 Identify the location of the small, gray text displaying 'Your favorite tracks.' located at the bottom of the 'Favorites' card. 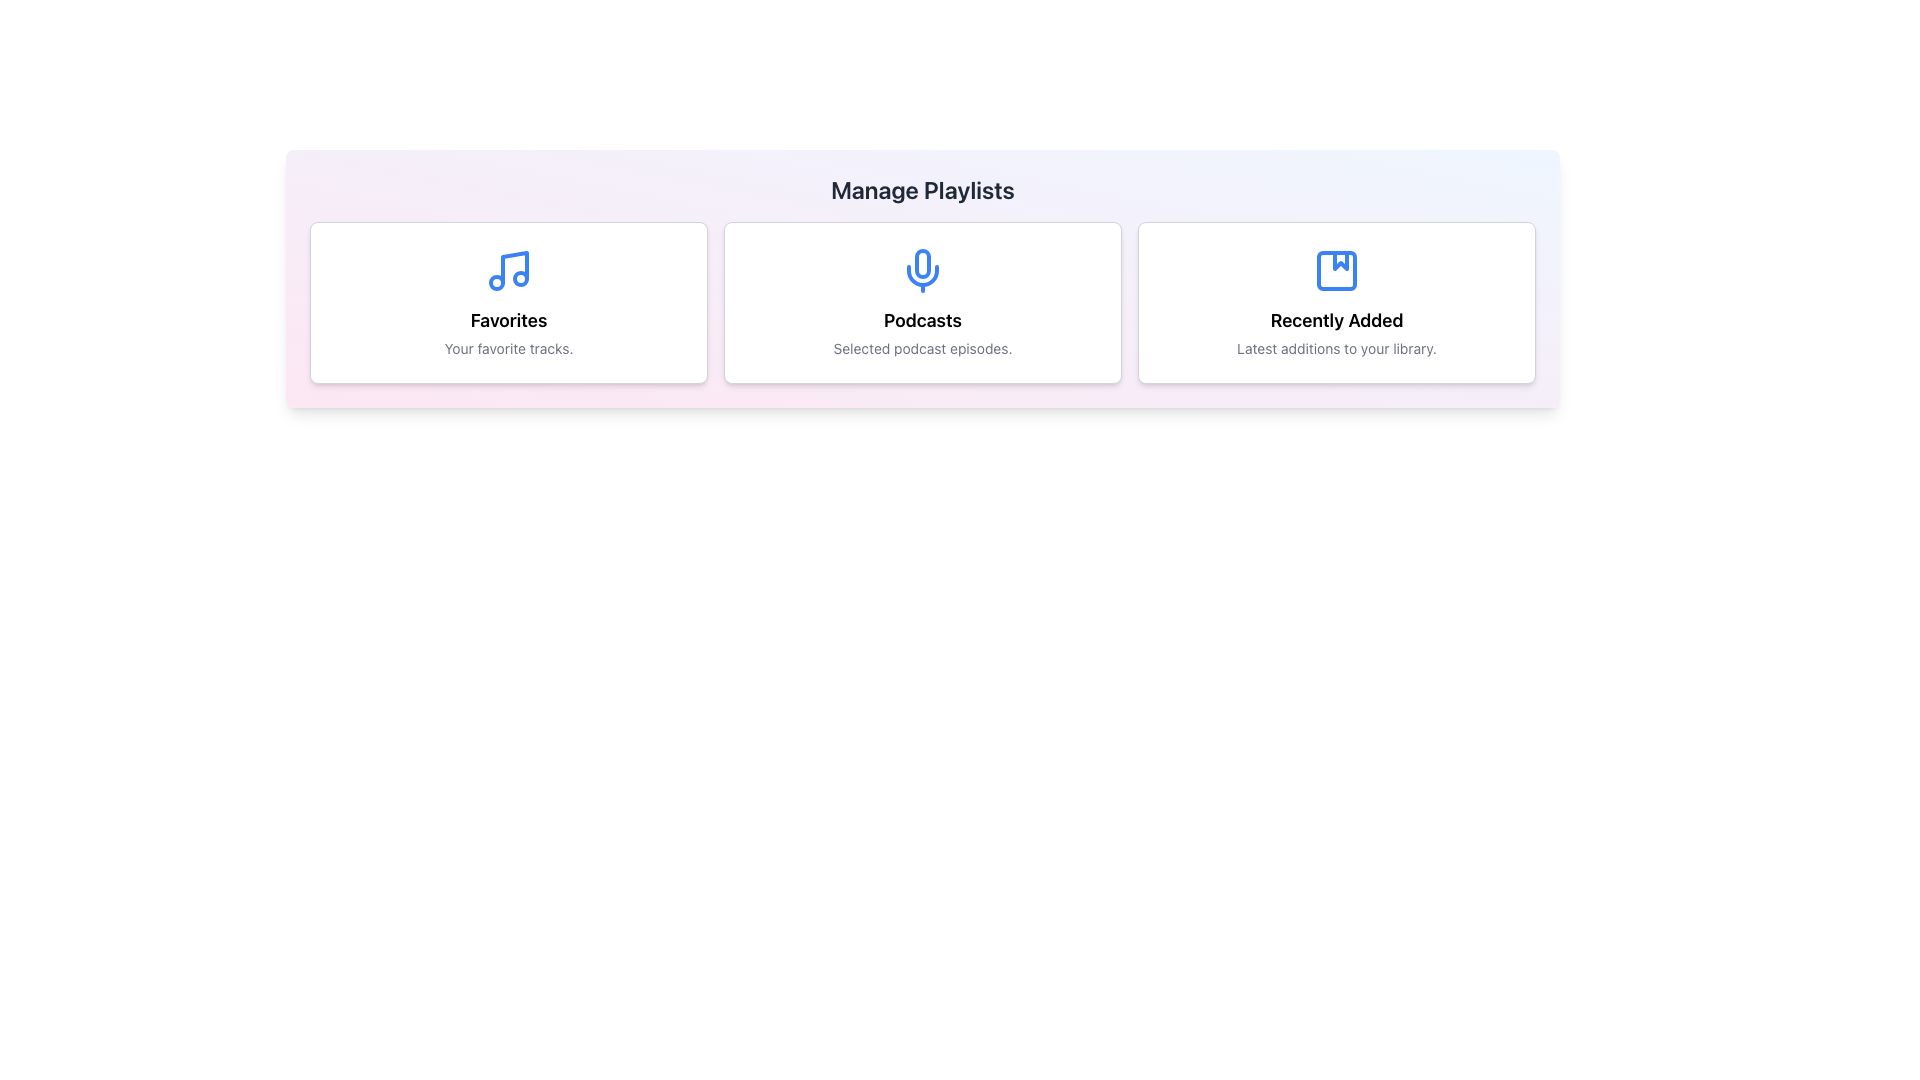
(508, 347).